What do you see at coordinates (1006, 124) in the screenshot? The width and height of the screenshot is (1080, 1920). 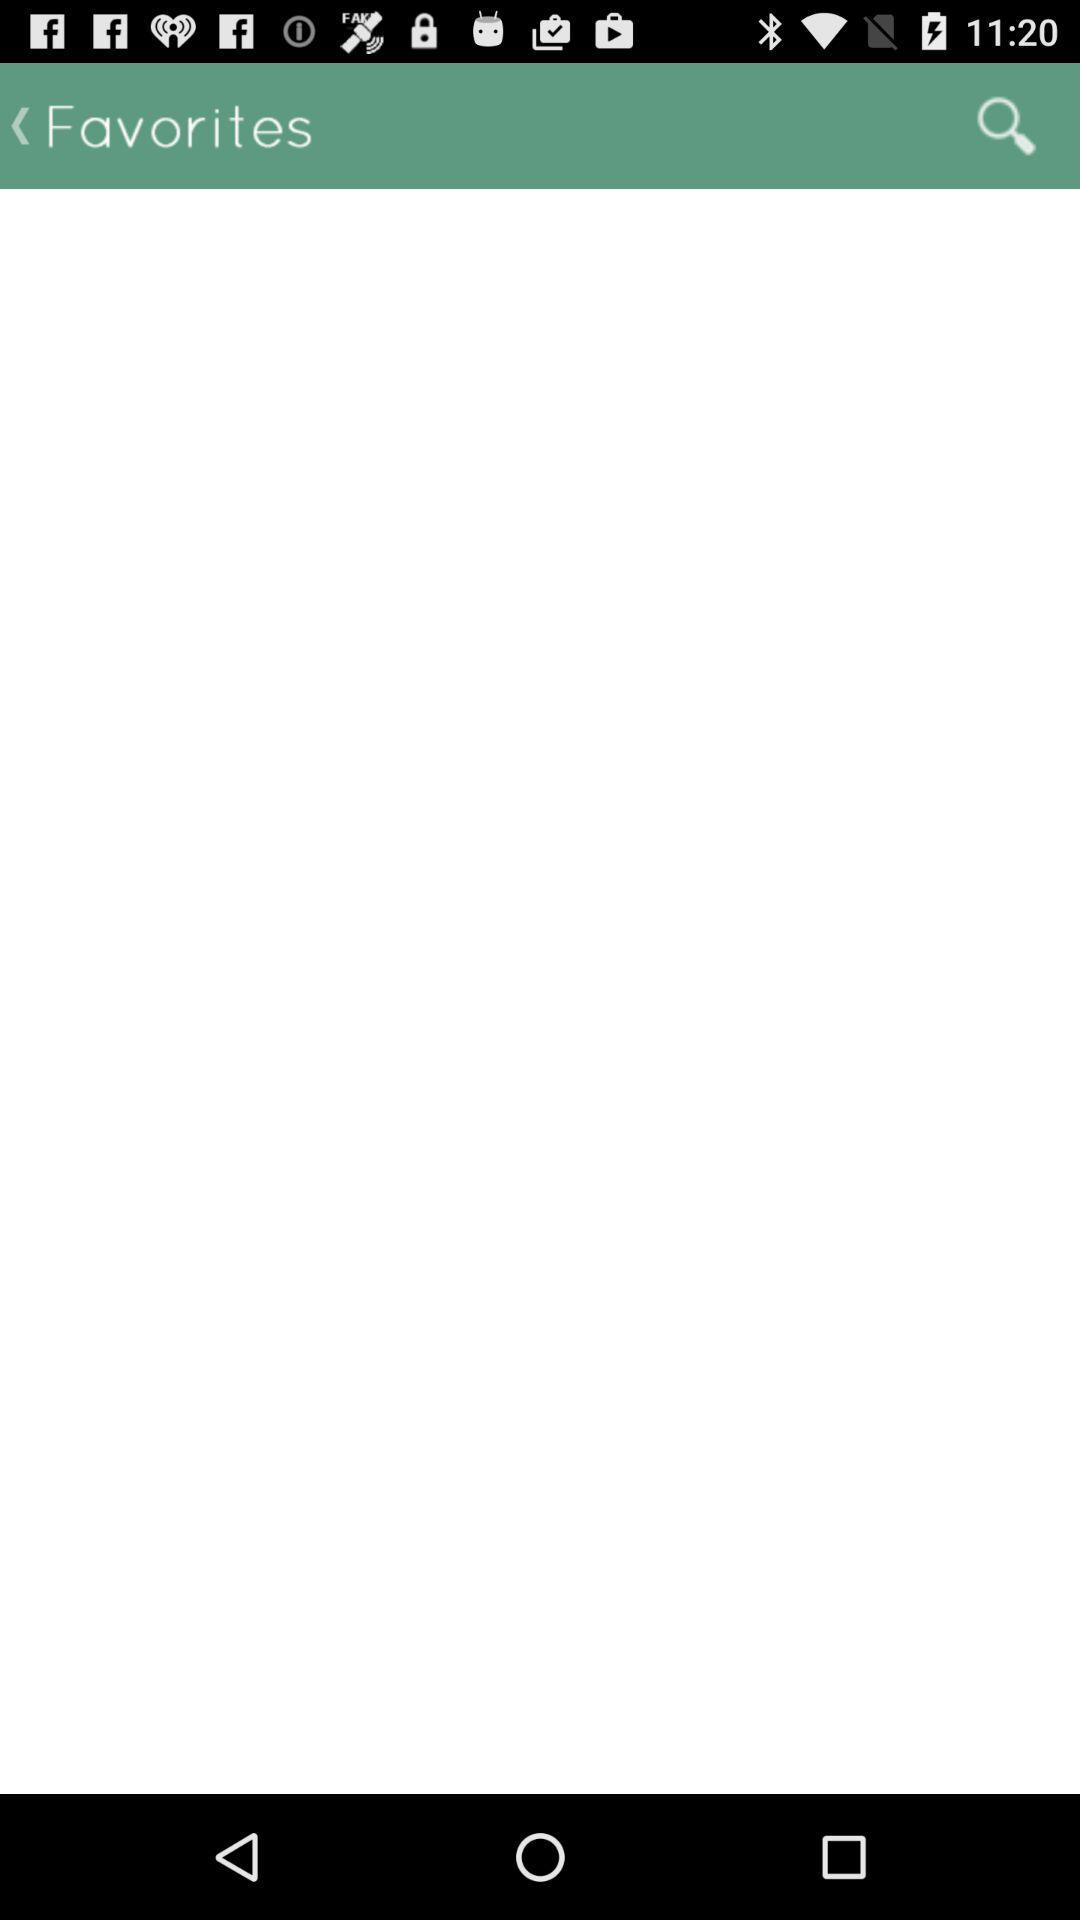 I see `item at the top right corner` at bounding box center [1006, 124].